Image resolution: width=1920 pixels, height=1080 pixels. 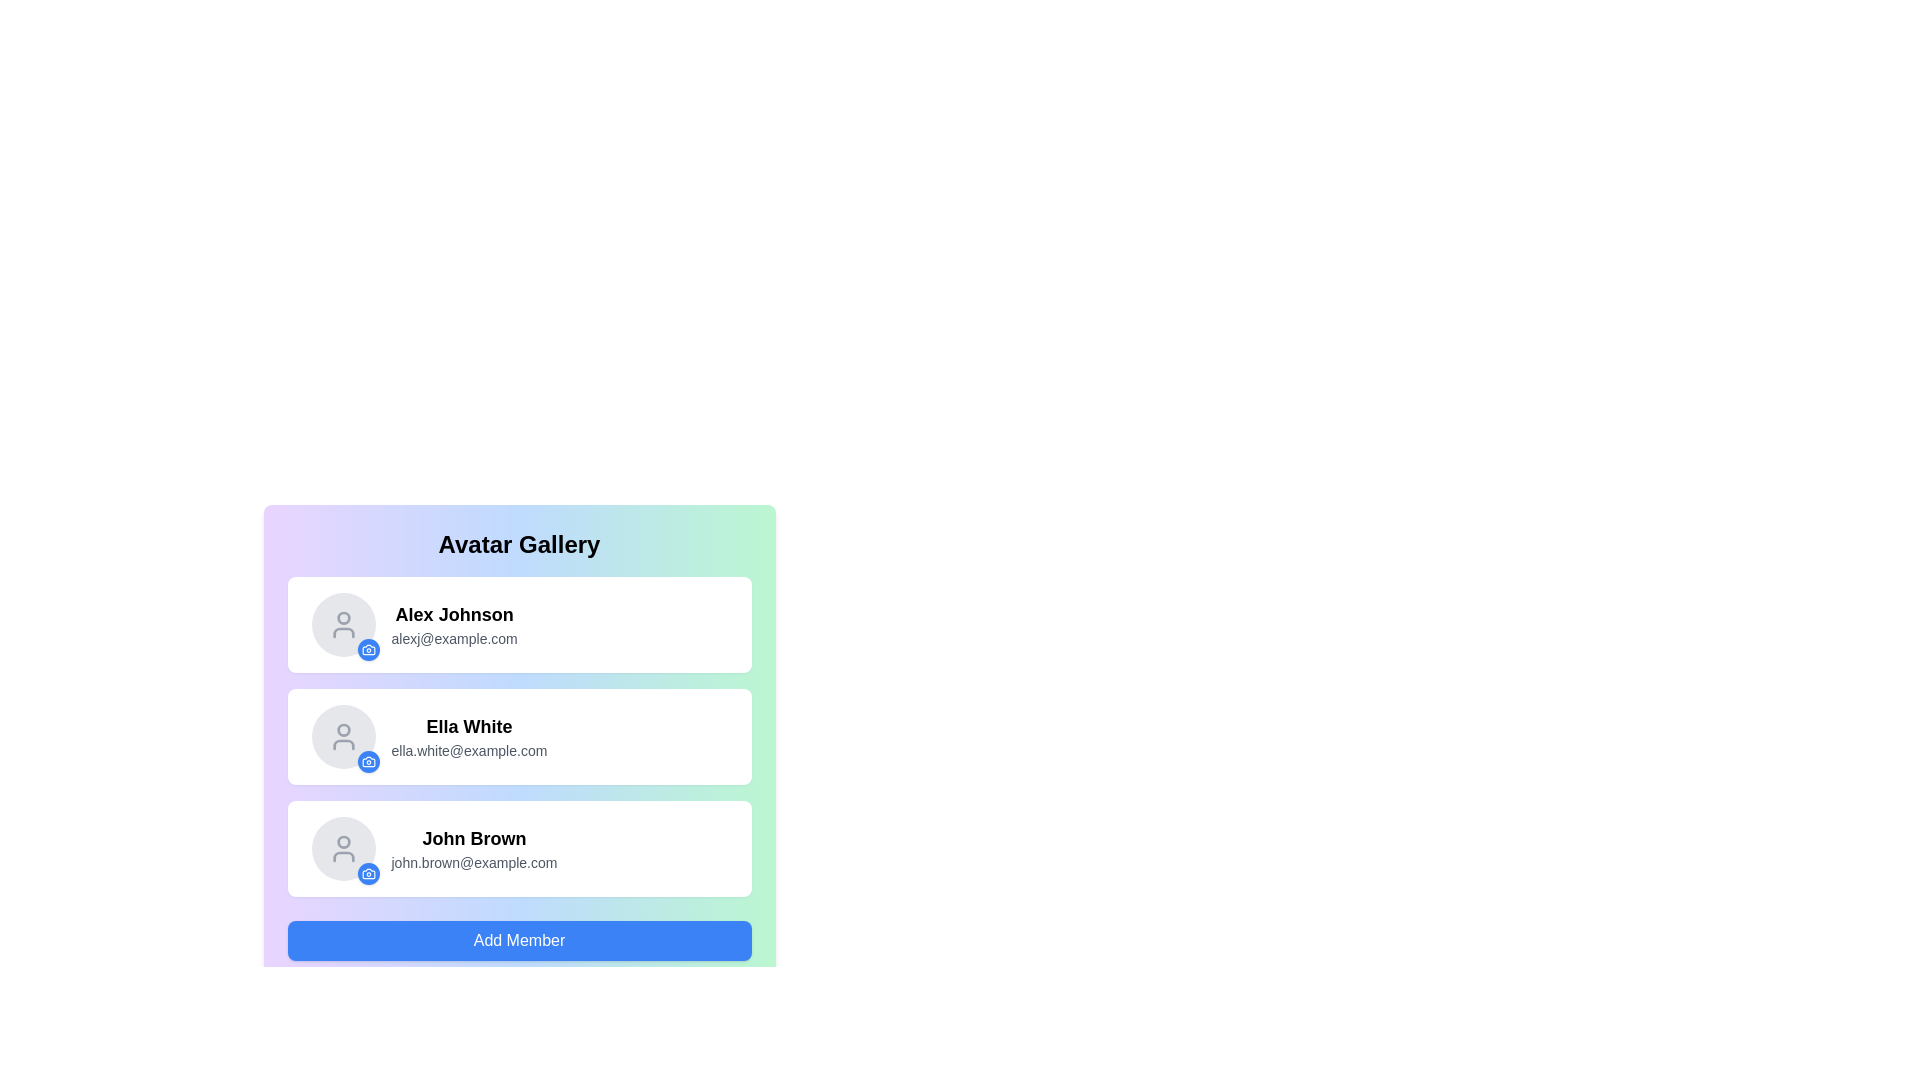 What do you see at coordinates (468, 751) in the screenshot?
I see `email address text snippet 'ella.white@example.com' displayed in a small, gray font below the name label 'Ella White' in the Avatar Gallery interface` at bounding box center [468, 751].